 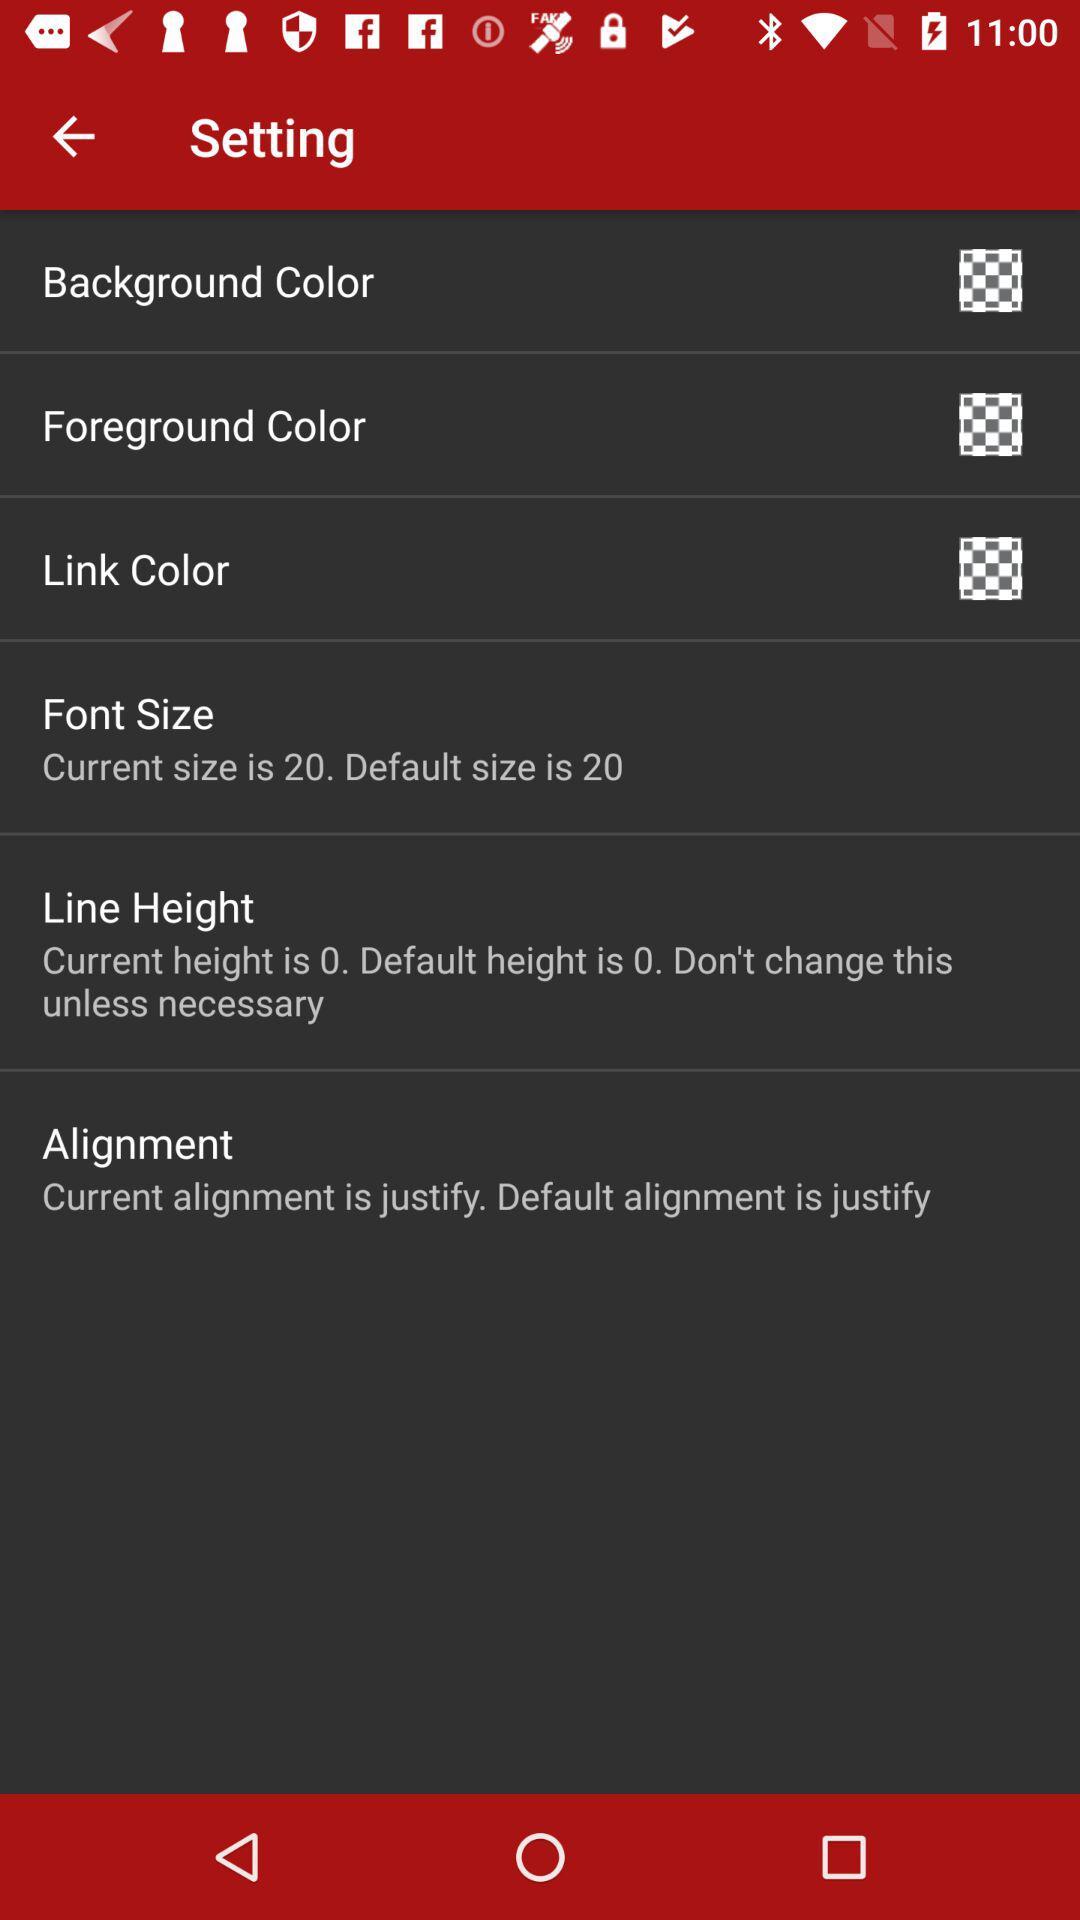 What do you see at coordinates (135, 567) in the screenshot?
I see `icon below foreground color` at bounding box center [135, 567].